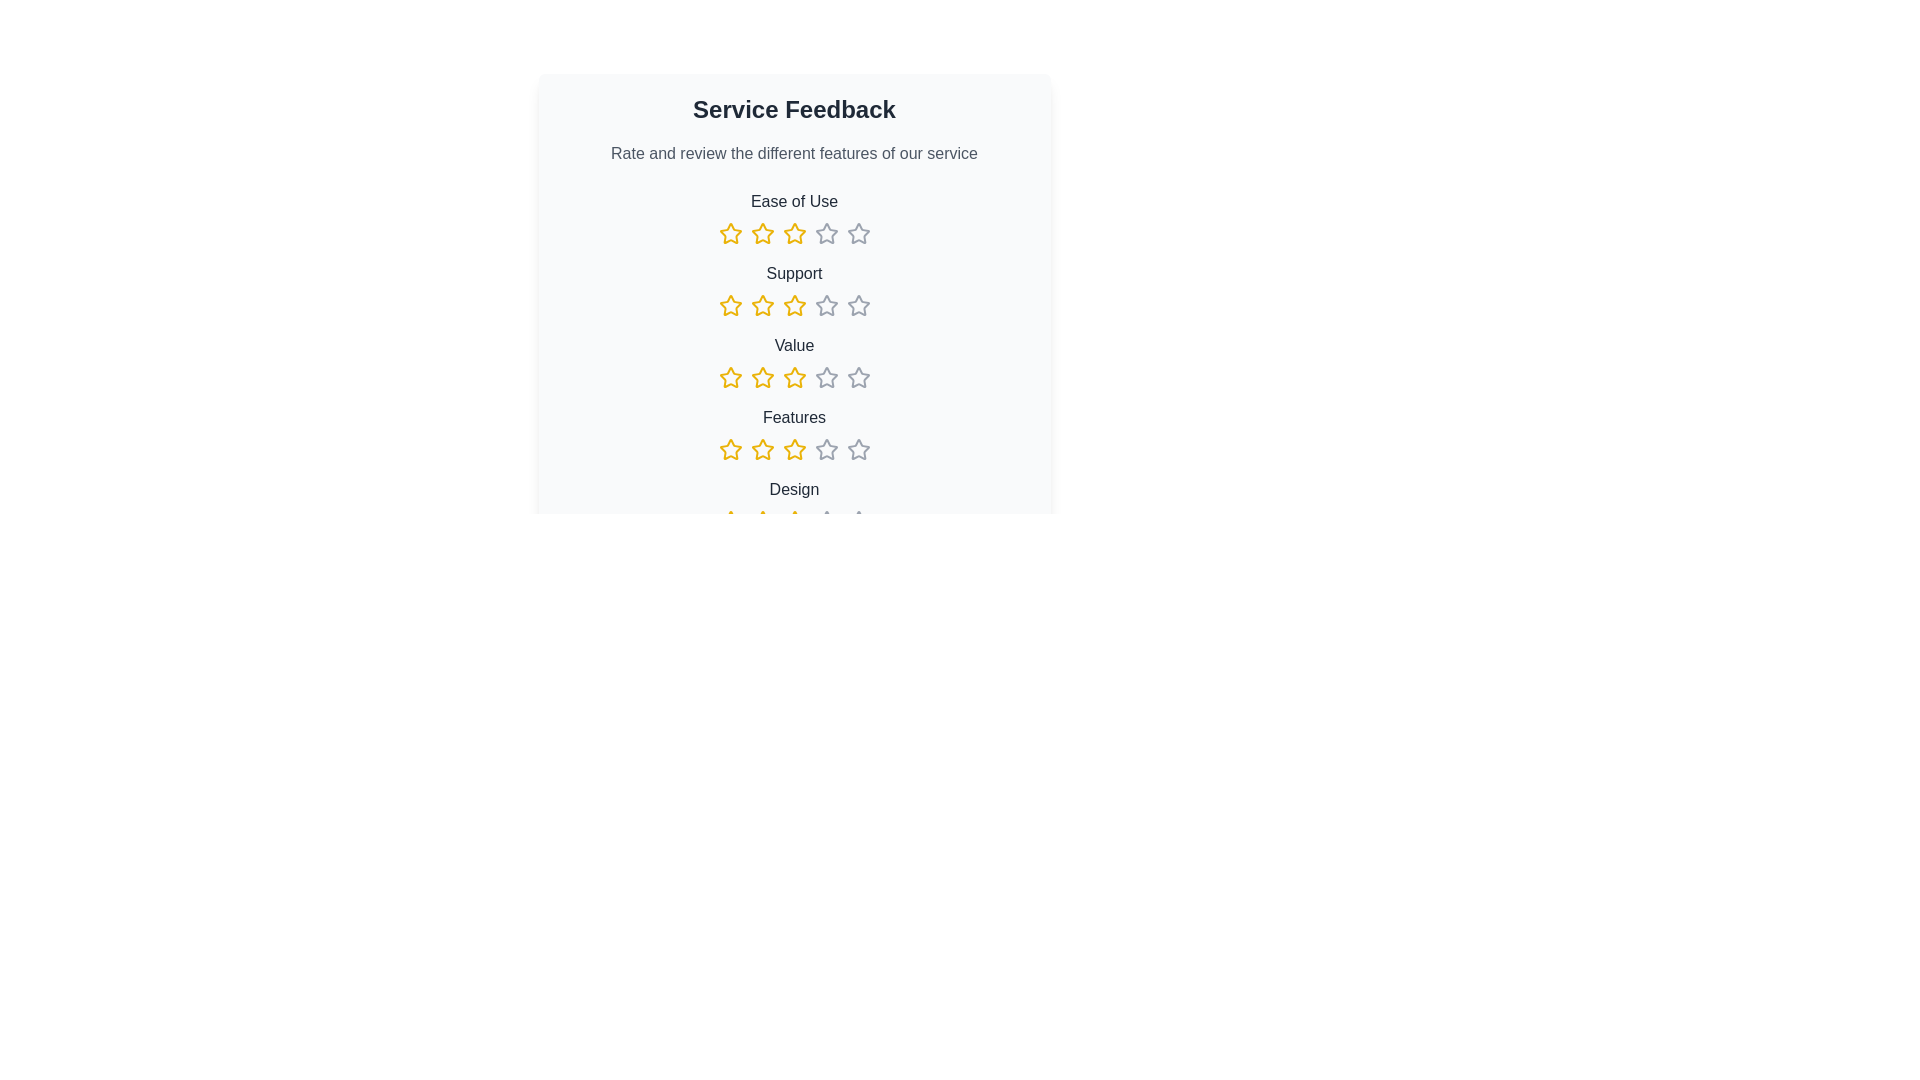  What do you see at coordinates (761, 305) in the screenshot?
I see `the second star in the rating icon set under the 'Support' category` at bounding box center [761, 305].